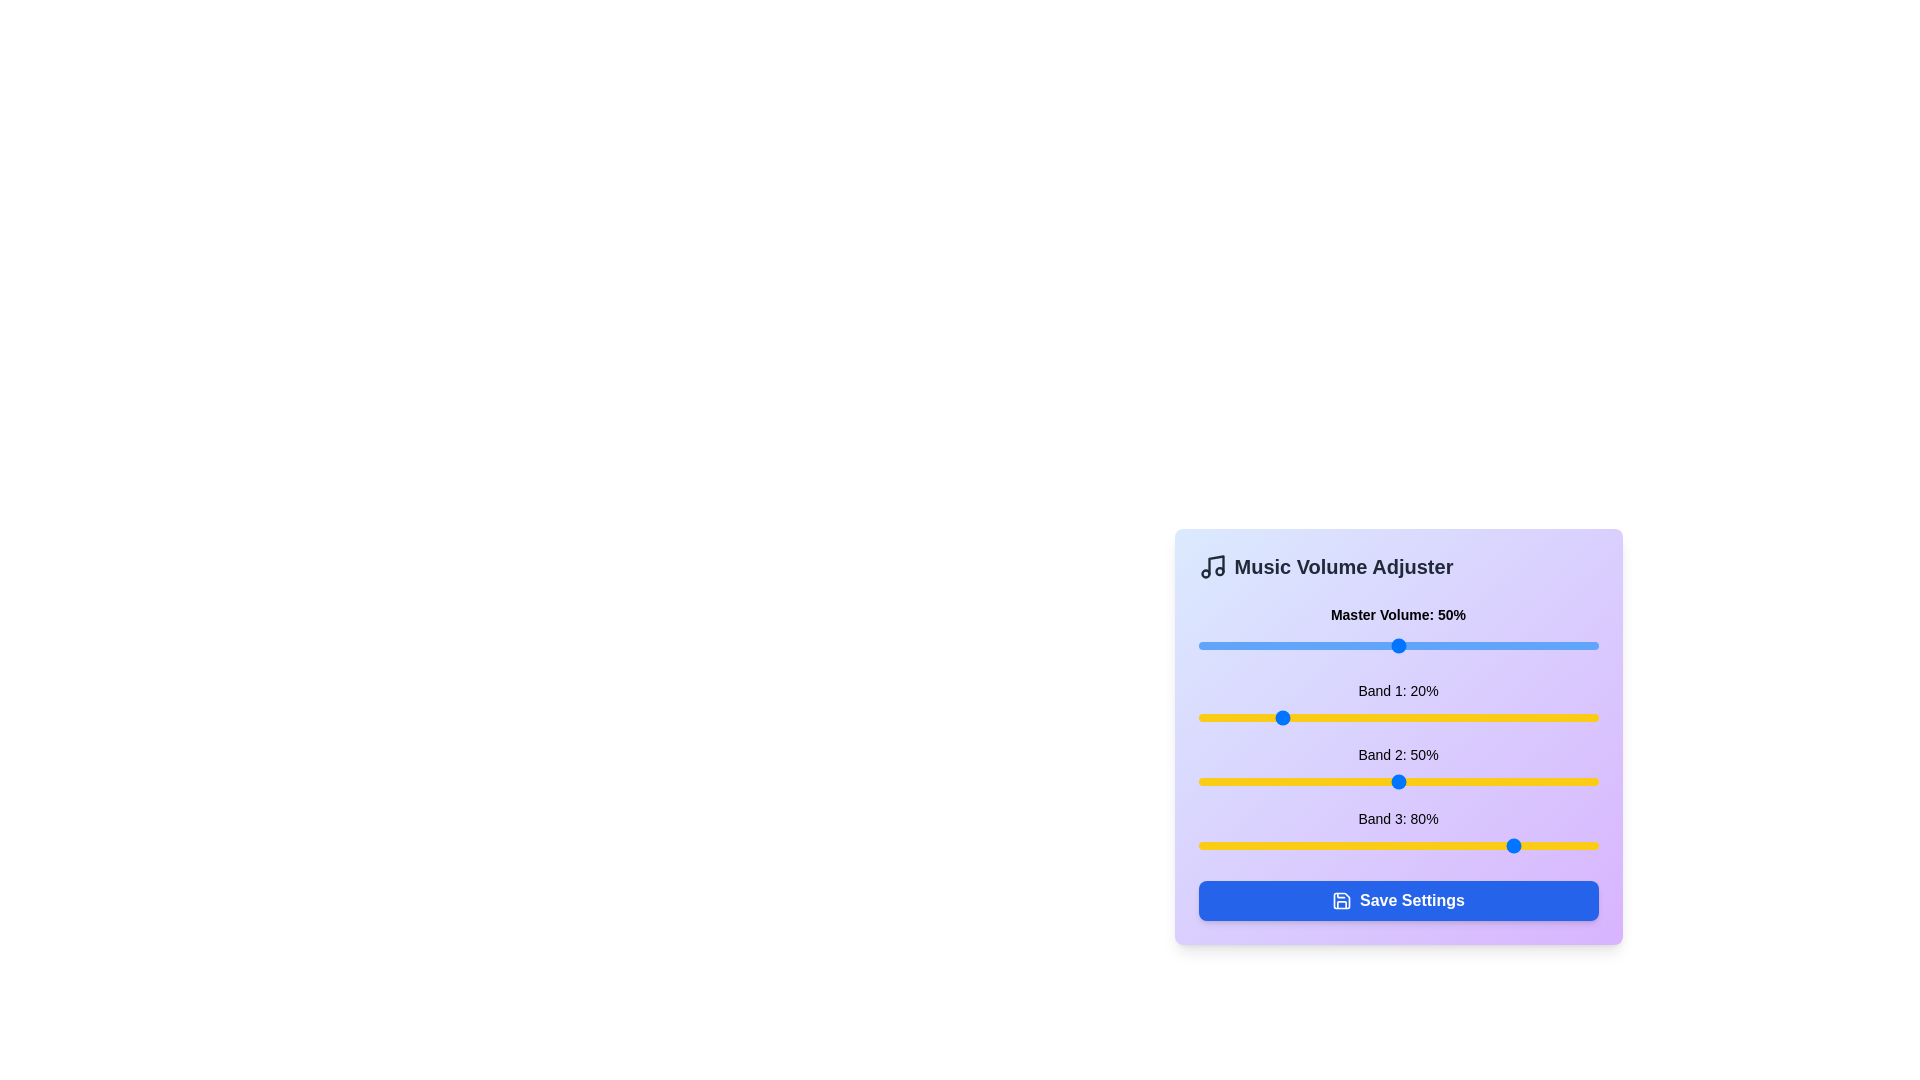  What do you see at coordinates (1273, 845) in the screenshot?
I see `Band 3` at bounding box center [1273, 845].